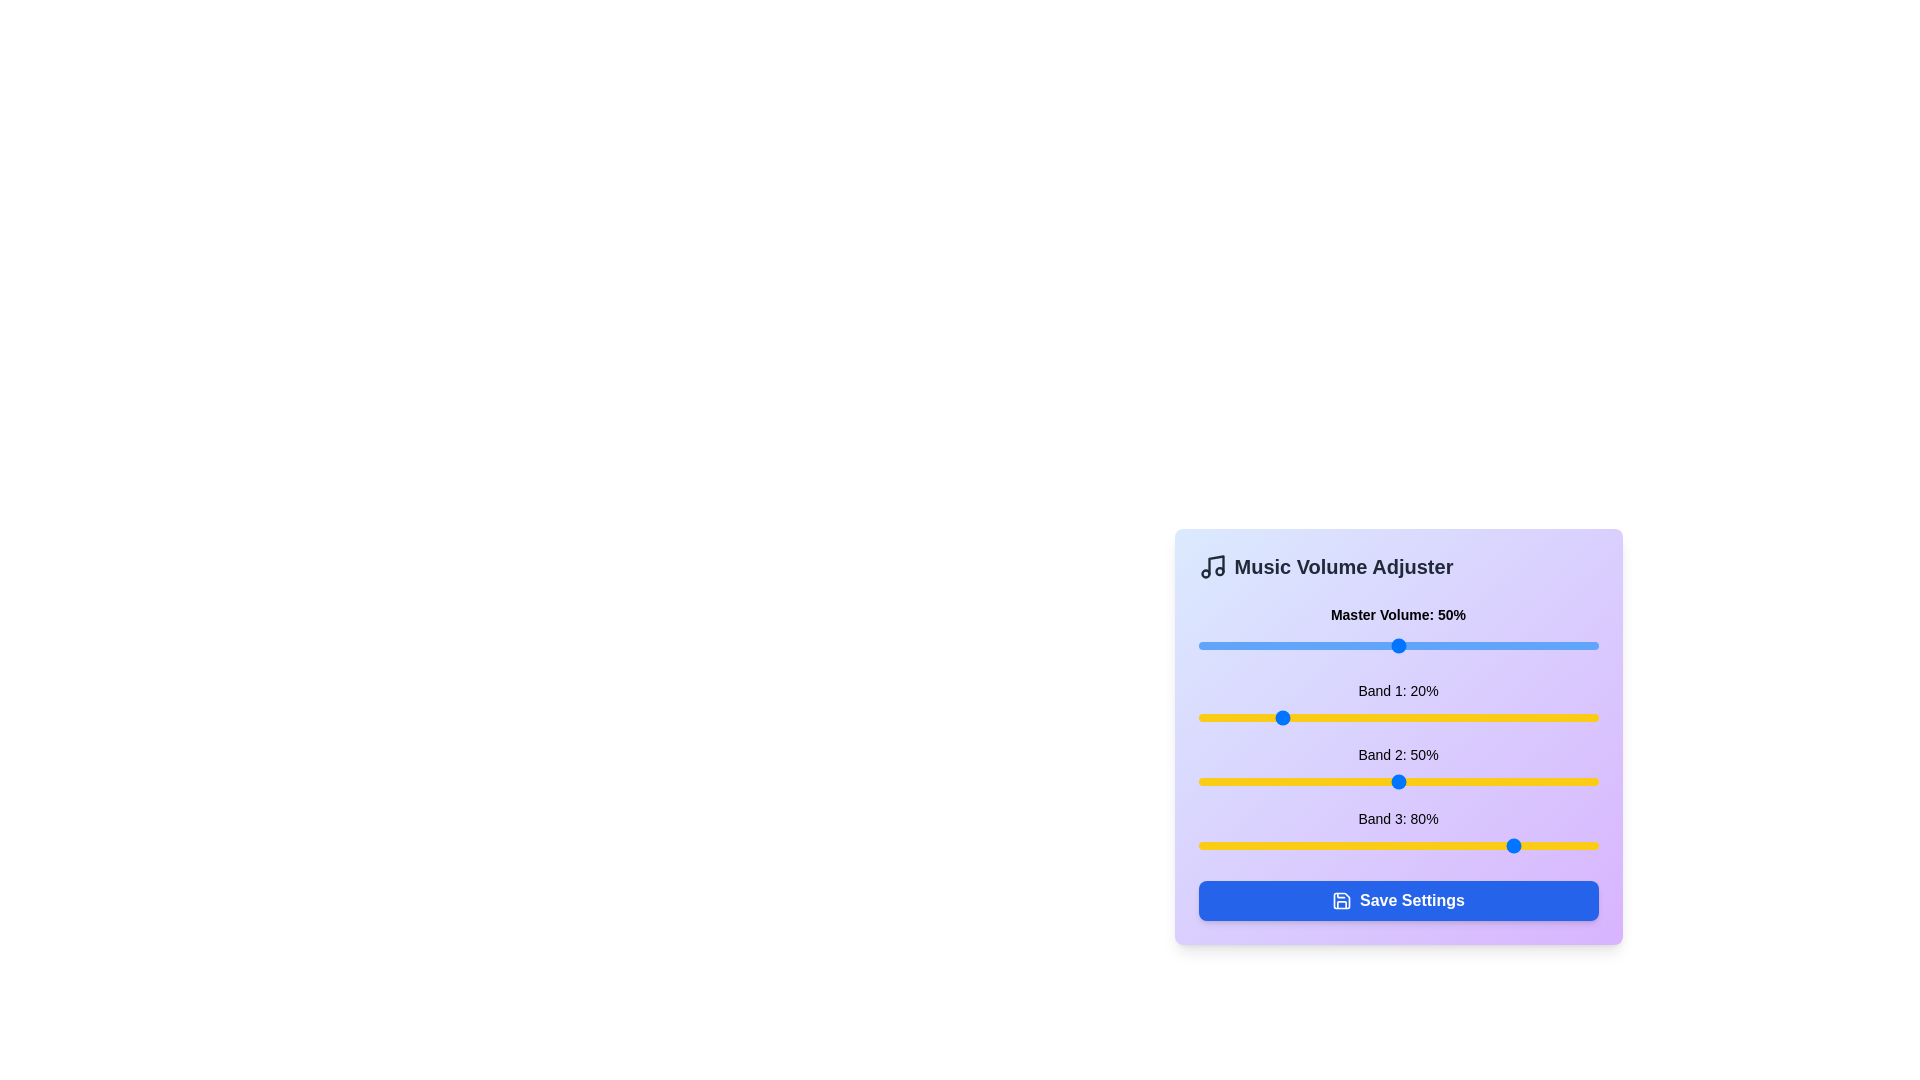  What do you see at coordinates (1273, 845) in the screenshot?
I see `Band 3` at bounding box center [1273, 845].